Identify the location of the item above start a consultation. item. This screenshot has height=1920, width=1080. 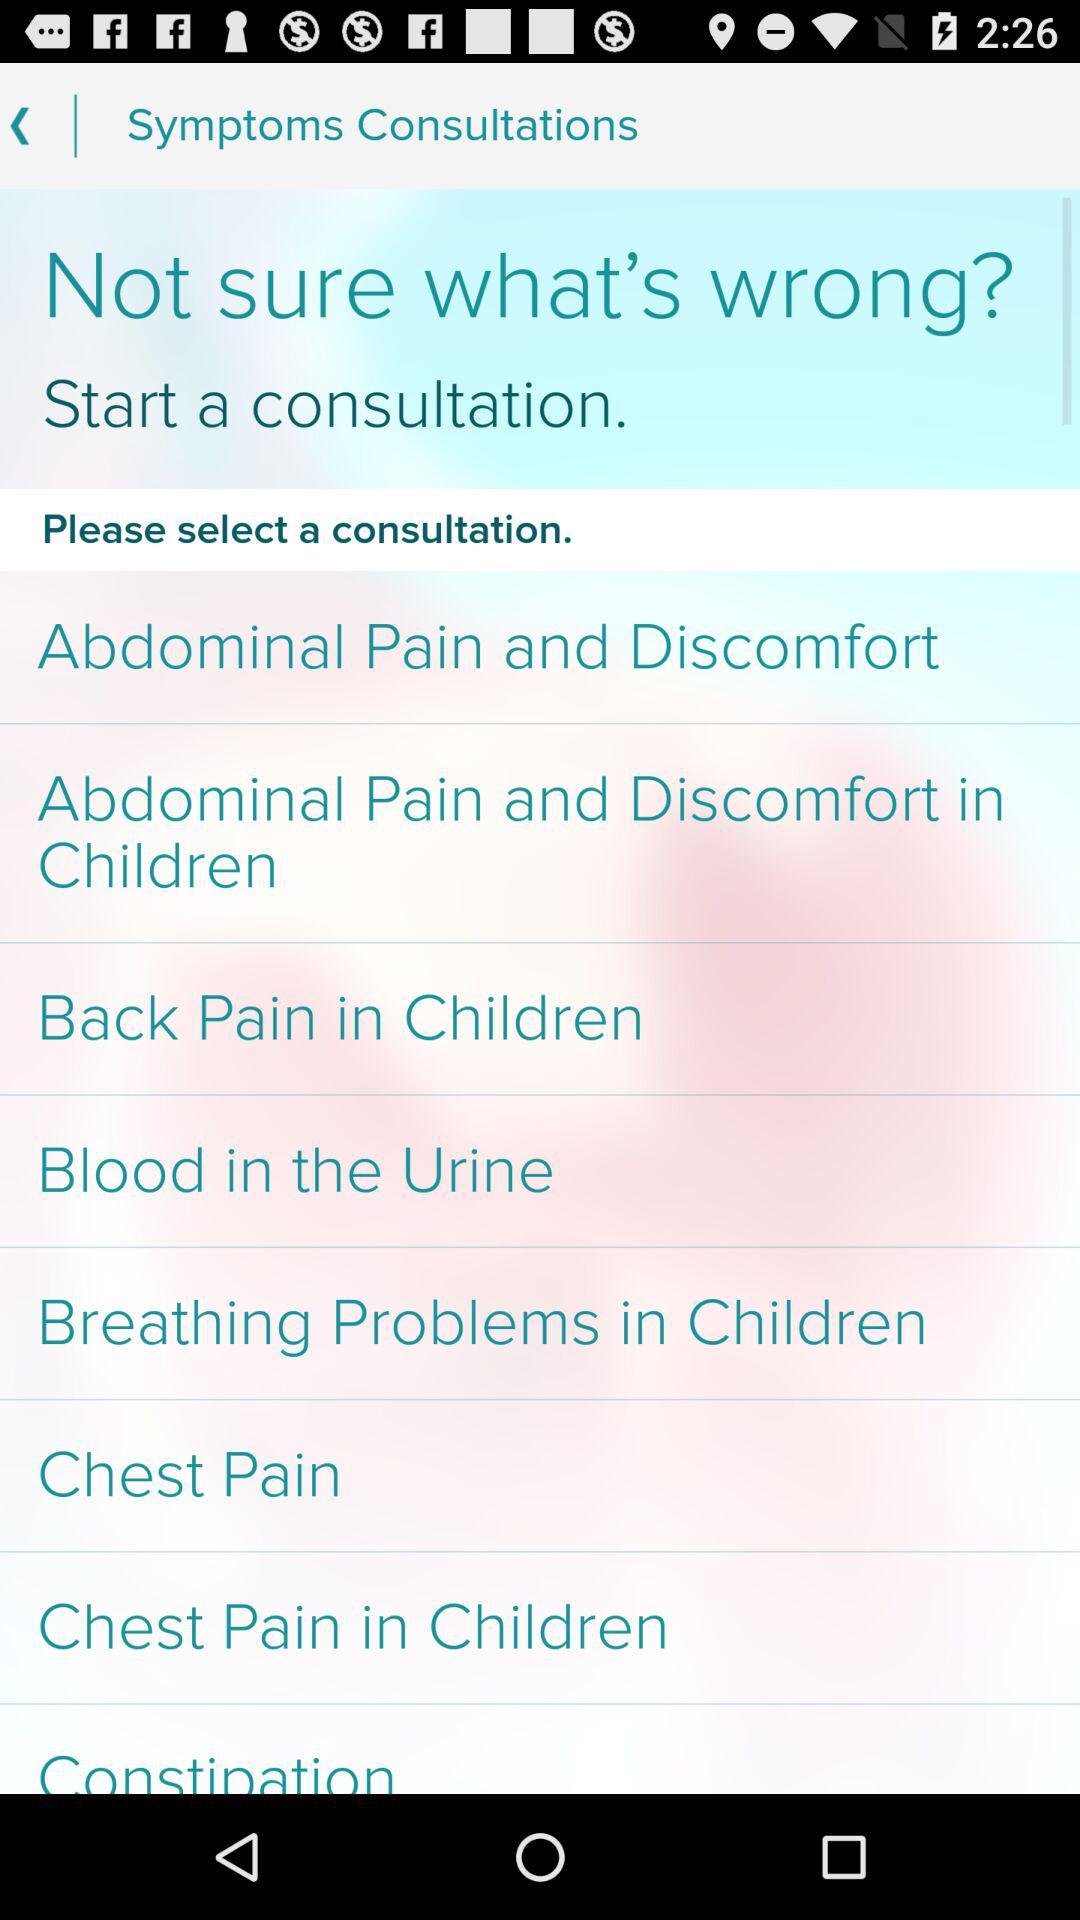
(540, 286).